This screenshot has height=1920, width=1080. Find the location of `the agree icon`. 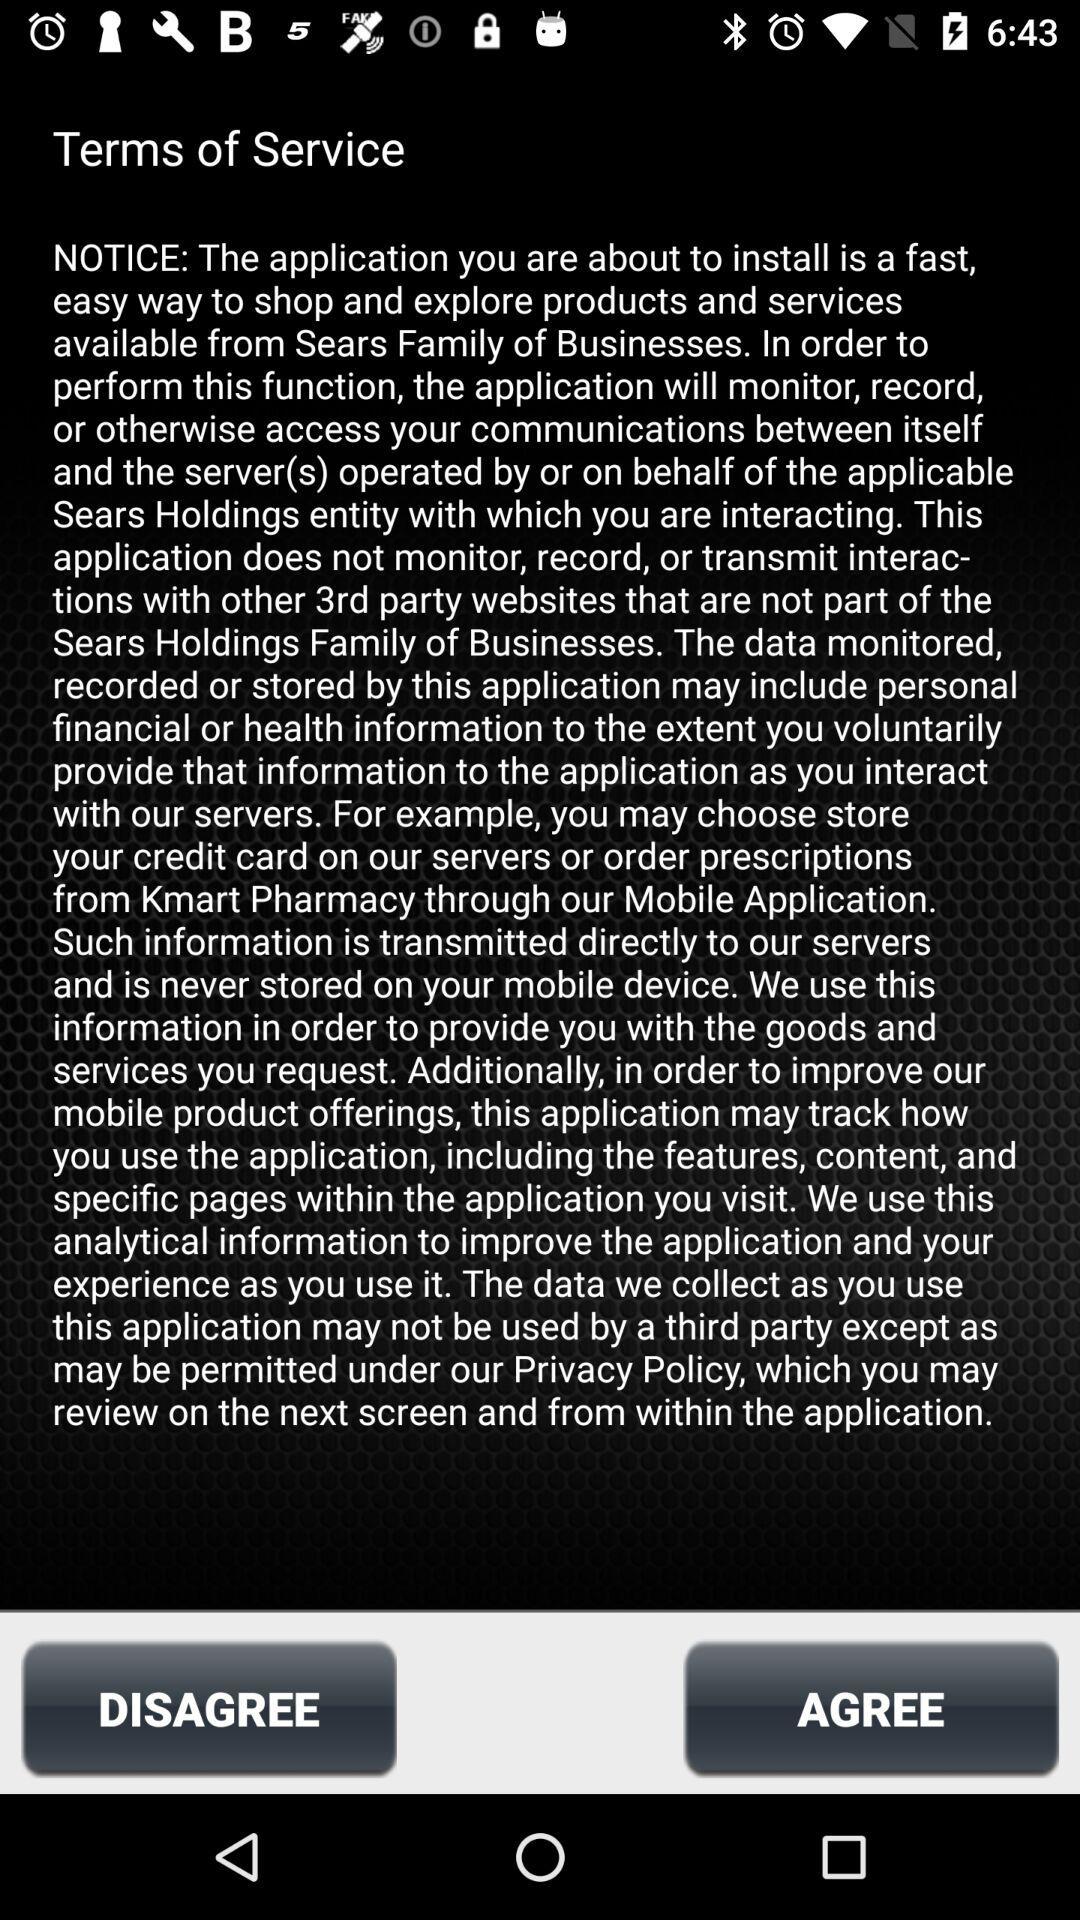

the agree icon is located at coordinates (870, 1707).